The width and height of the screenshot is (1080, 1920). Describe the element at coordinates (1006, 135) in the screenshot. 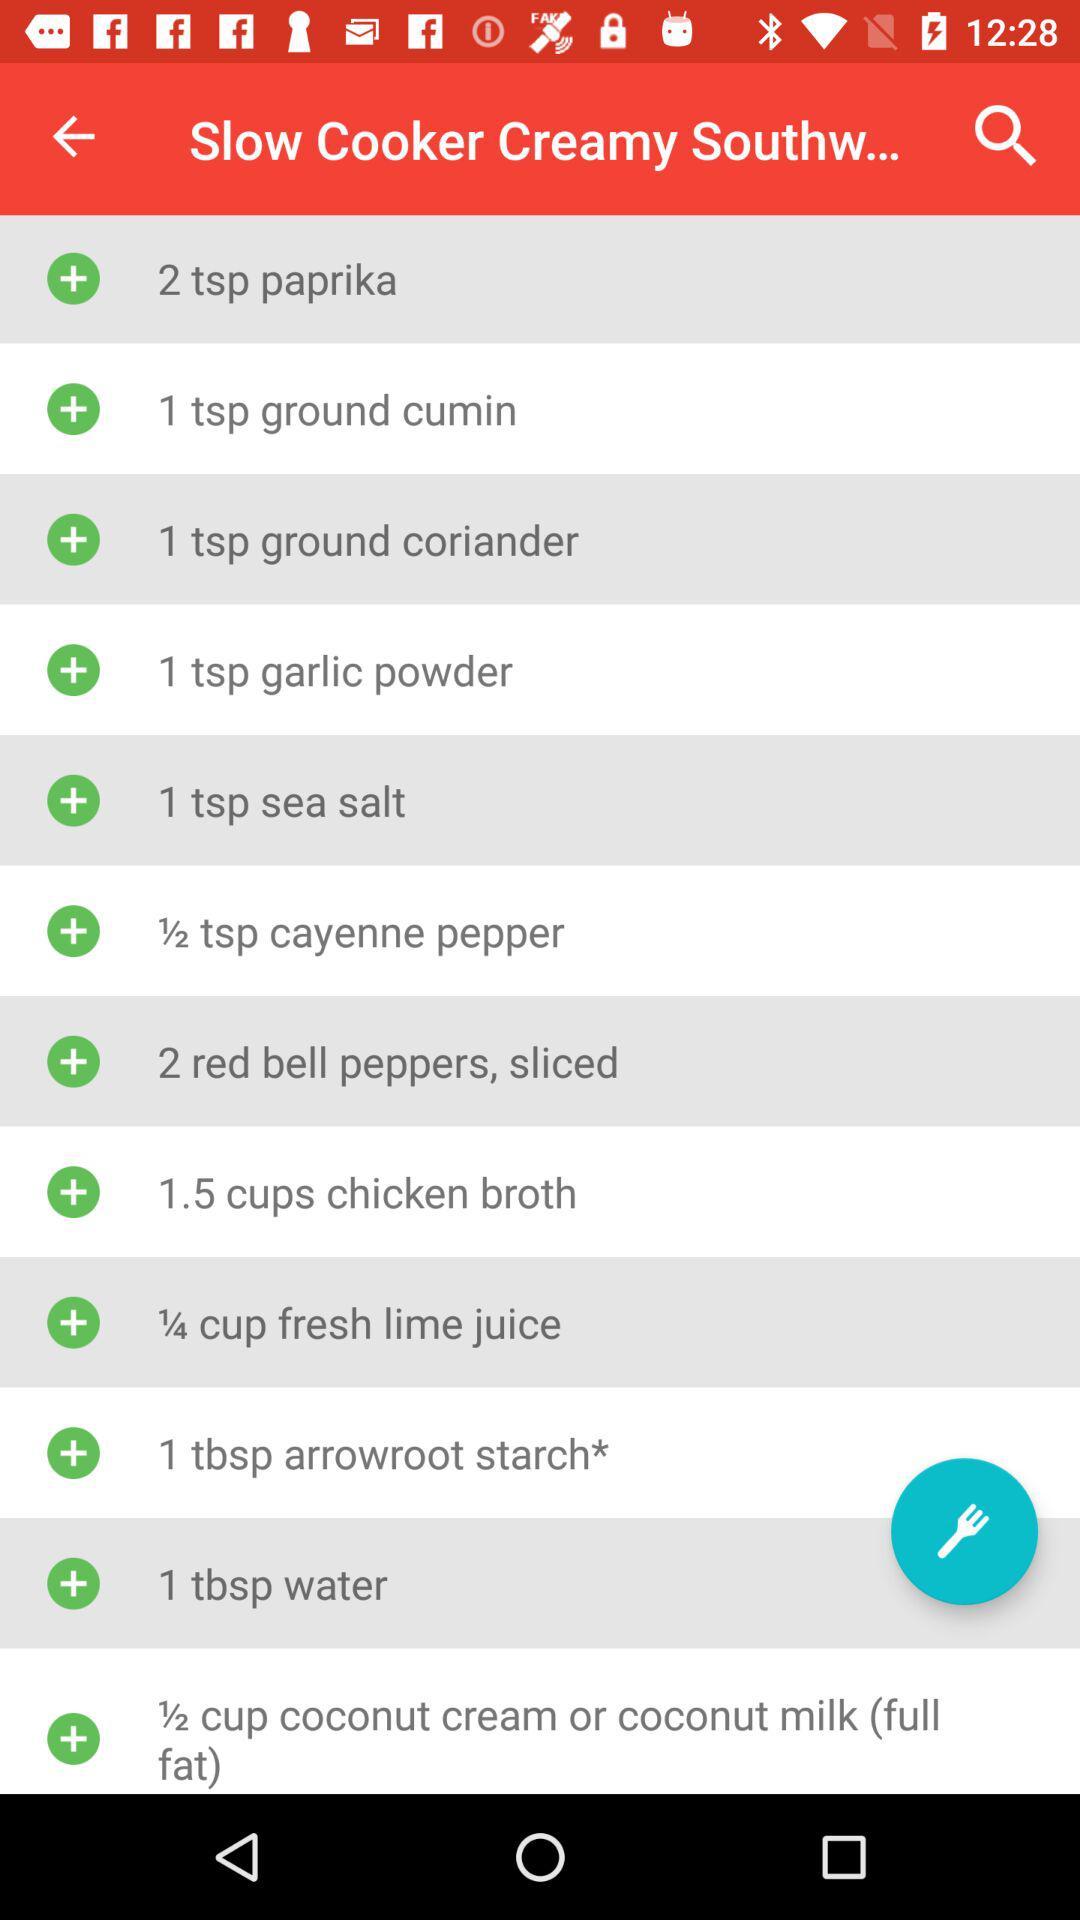

I see `icon above the 2 tsp paprika icon` at that location.